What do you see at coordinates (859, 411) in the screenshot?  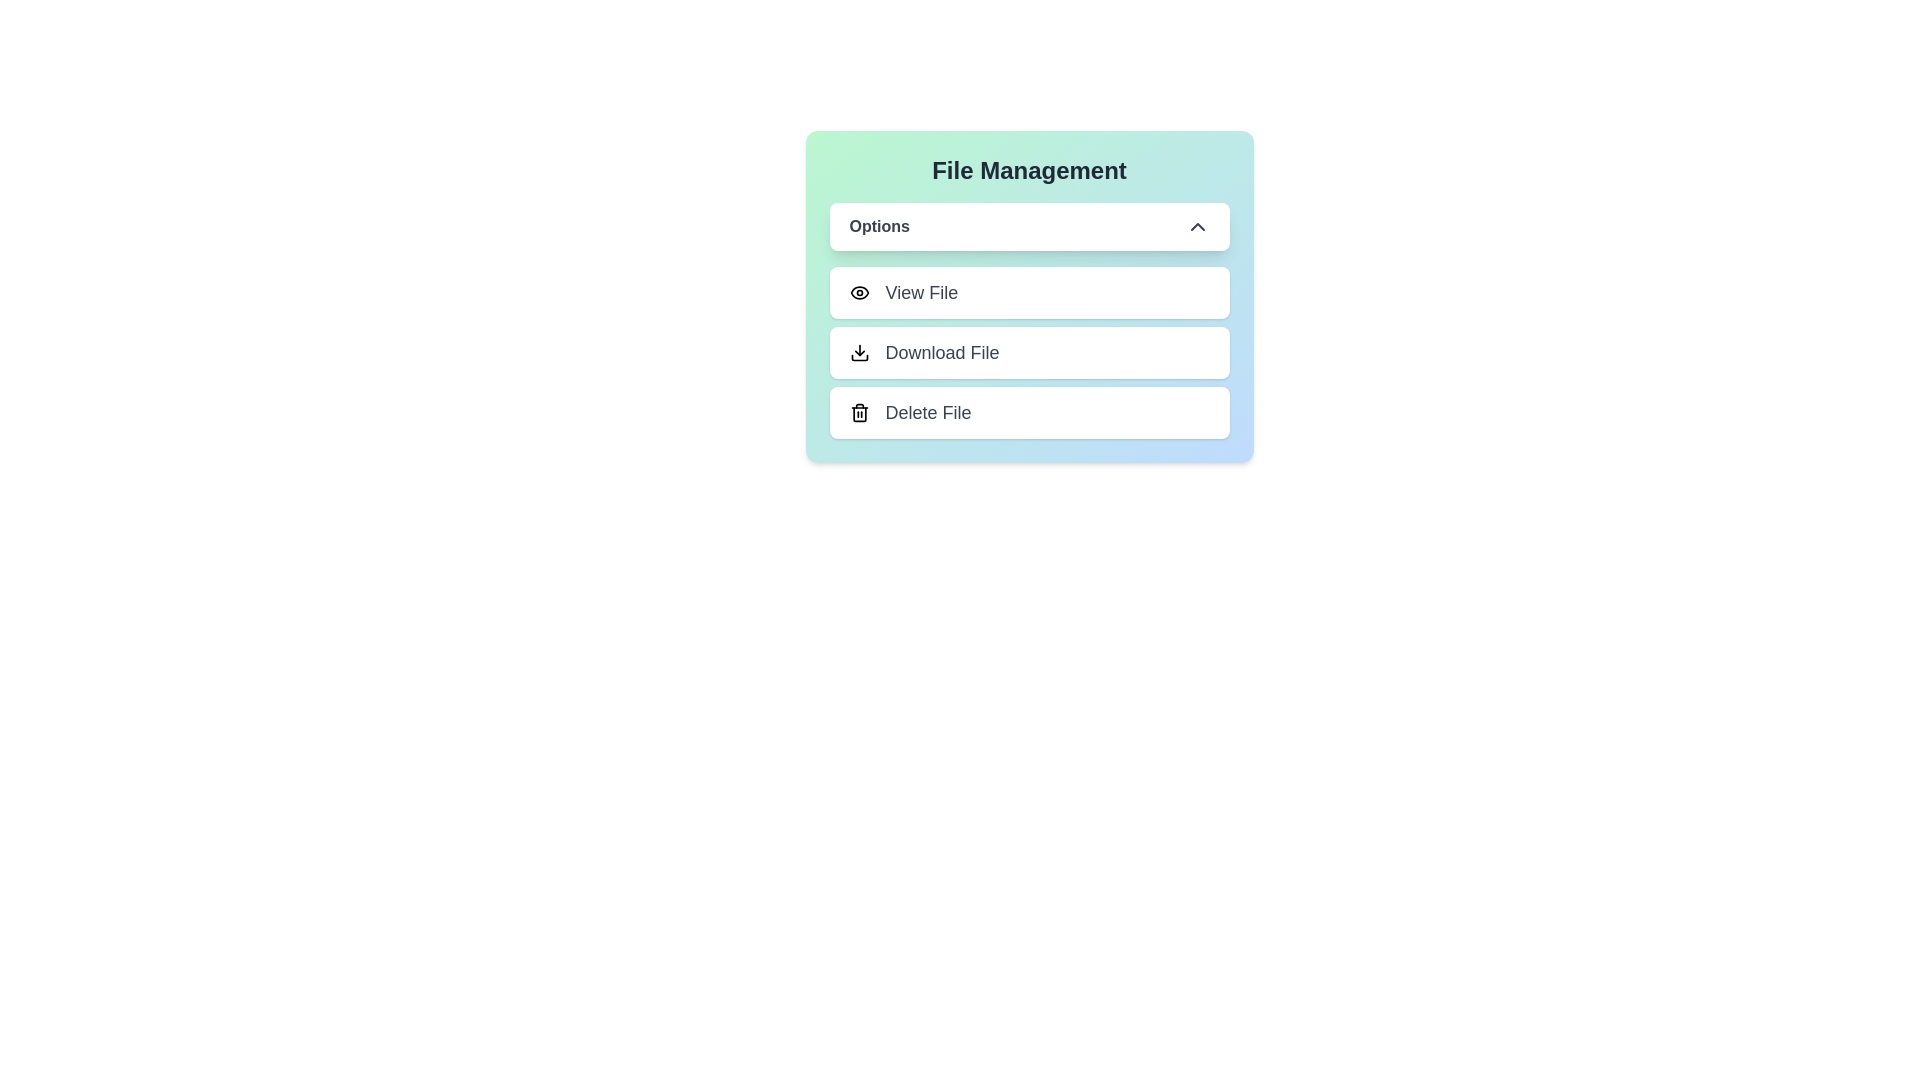 I see `the icon next to the menu option Delete File` at bounding box center [859, 411].